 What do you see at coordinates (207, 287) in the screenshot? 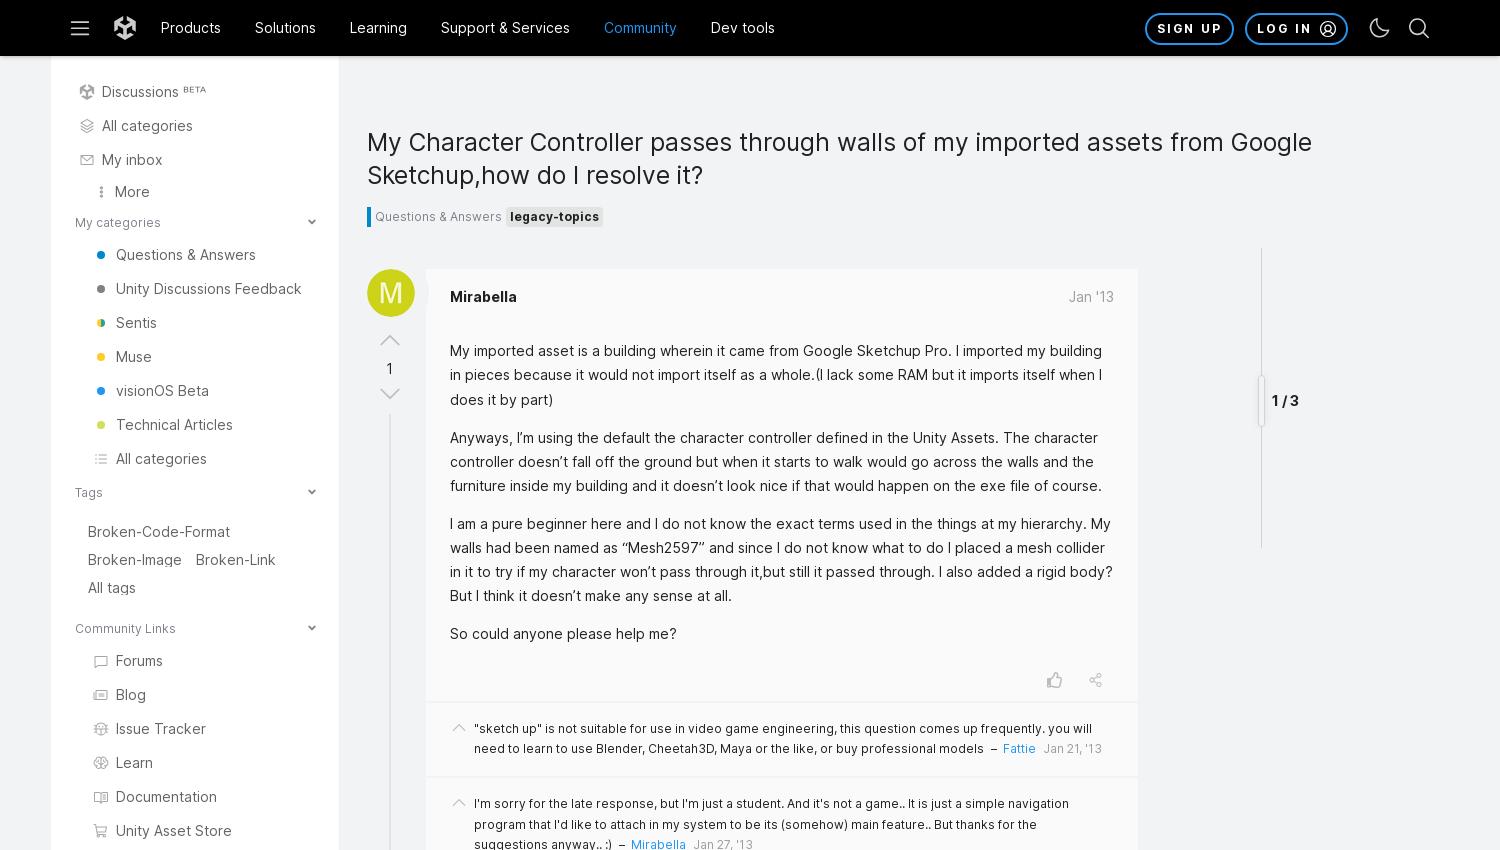
I see `'Unity Discussions Feedback'` at bounding box center [207, 287].